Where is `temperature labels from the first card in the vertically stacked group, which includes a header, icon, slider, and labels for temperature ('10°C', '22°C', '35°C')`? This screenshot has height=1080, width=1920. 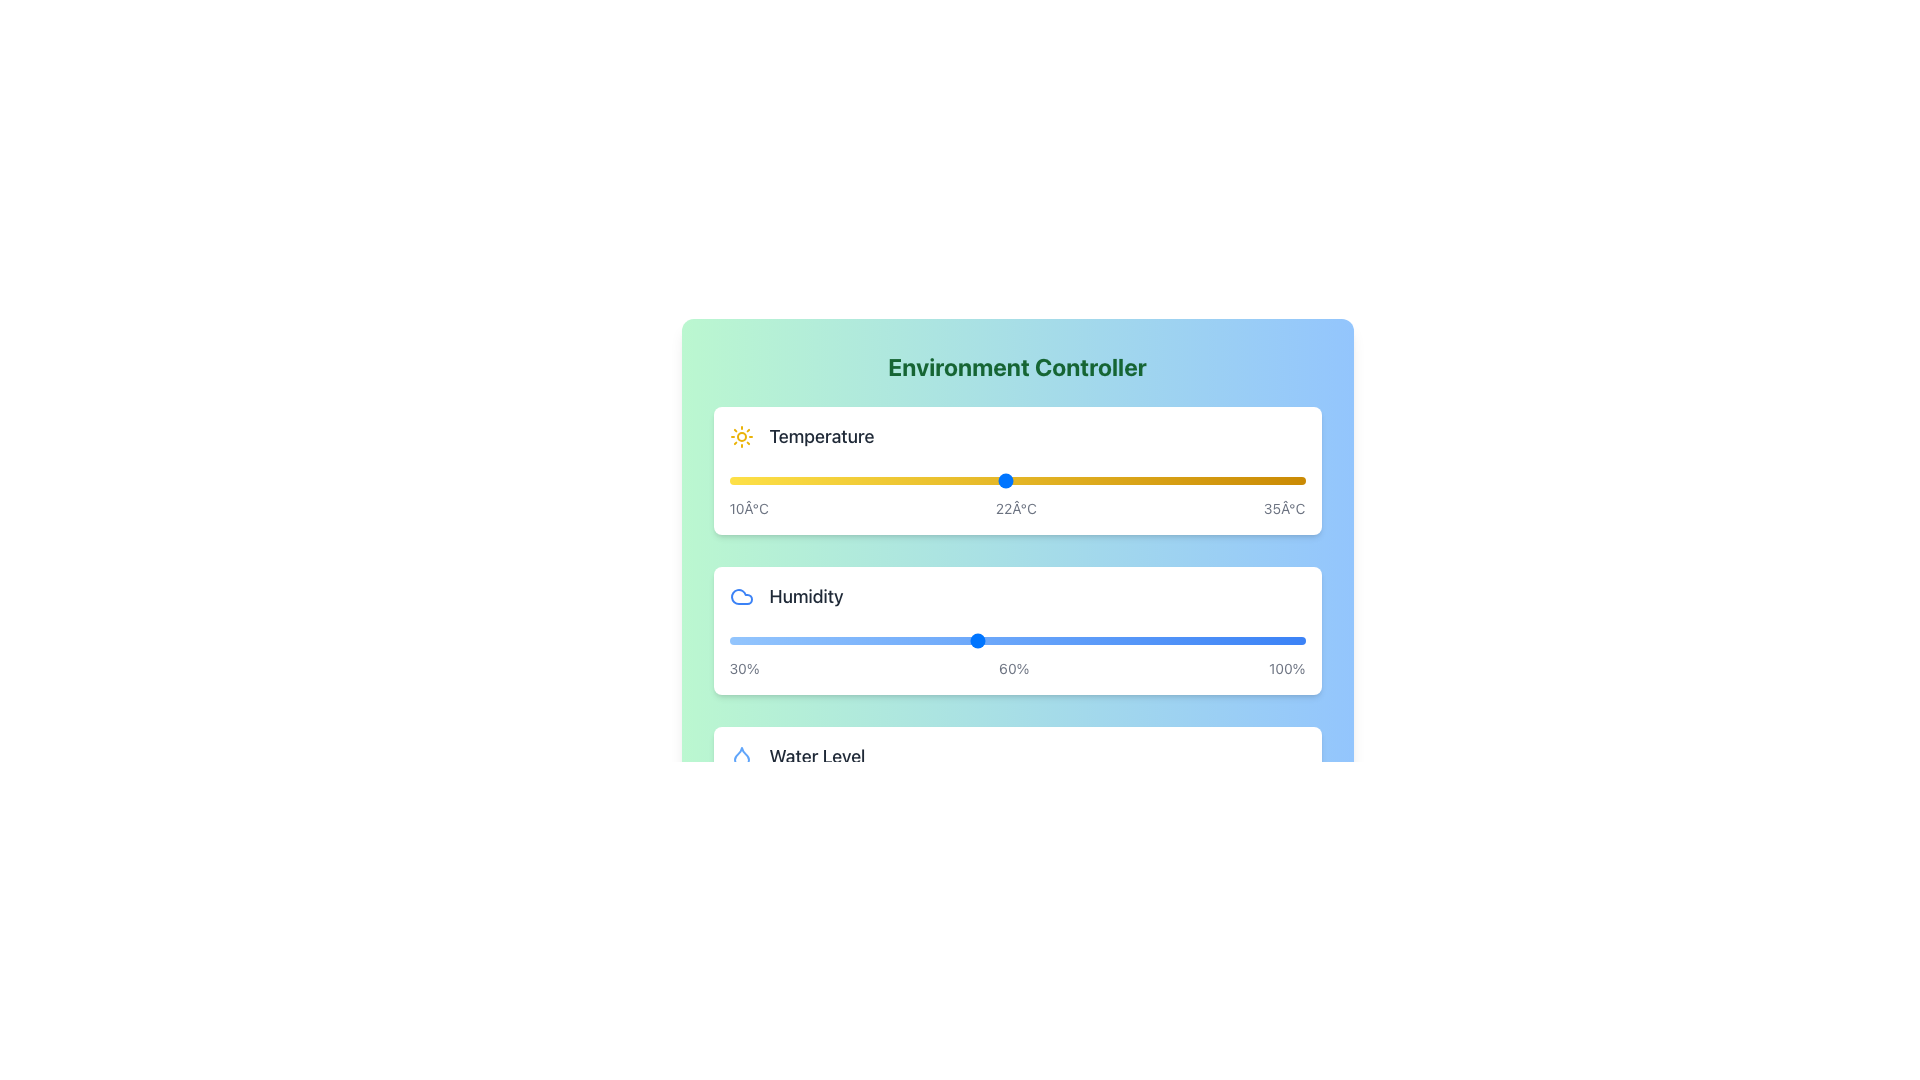 temperature labels from the first card in the vertically stacked group, which includes a header, icon, slider, and labels for temperature ('10°C', '22°C', '35°C') is located at coordinates (1017, 470).